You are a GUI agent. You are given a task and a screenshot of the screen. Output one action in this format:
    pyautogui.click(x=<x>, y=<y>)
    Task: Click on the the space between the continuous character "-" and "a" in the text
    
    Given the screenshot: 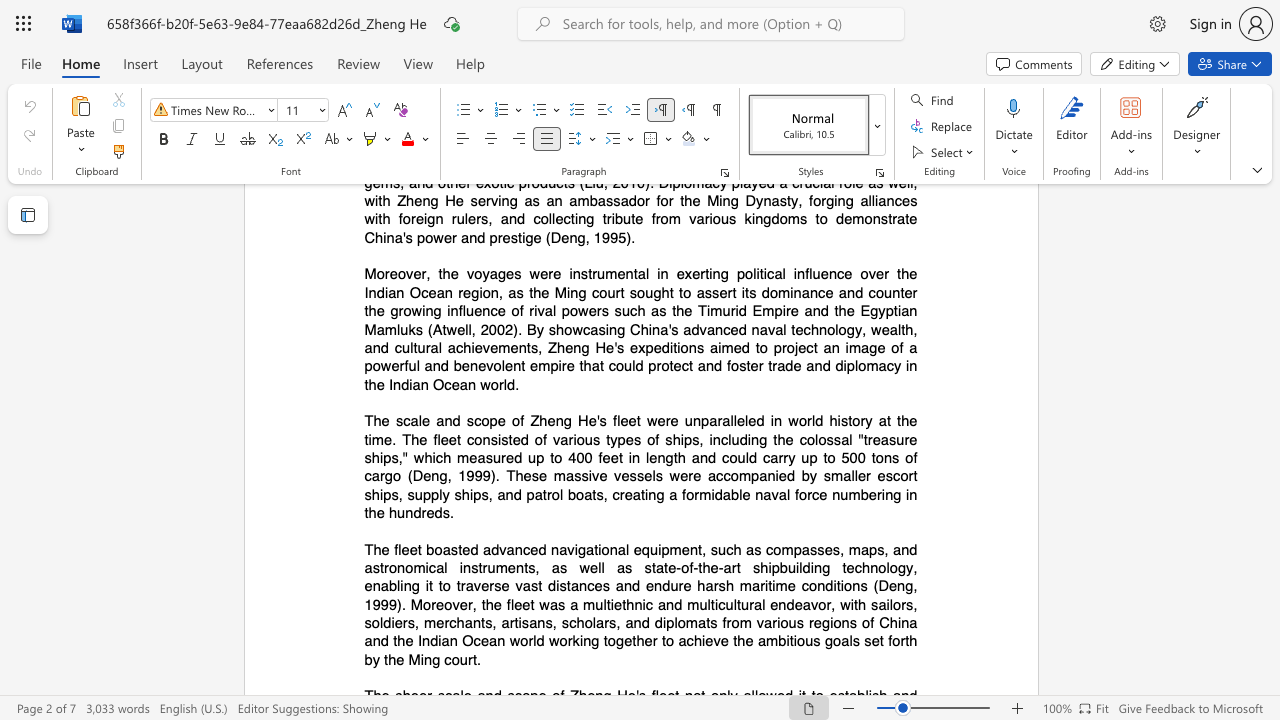 What is the action you would take?
    pyautogui.click(x=723, y=567)
    